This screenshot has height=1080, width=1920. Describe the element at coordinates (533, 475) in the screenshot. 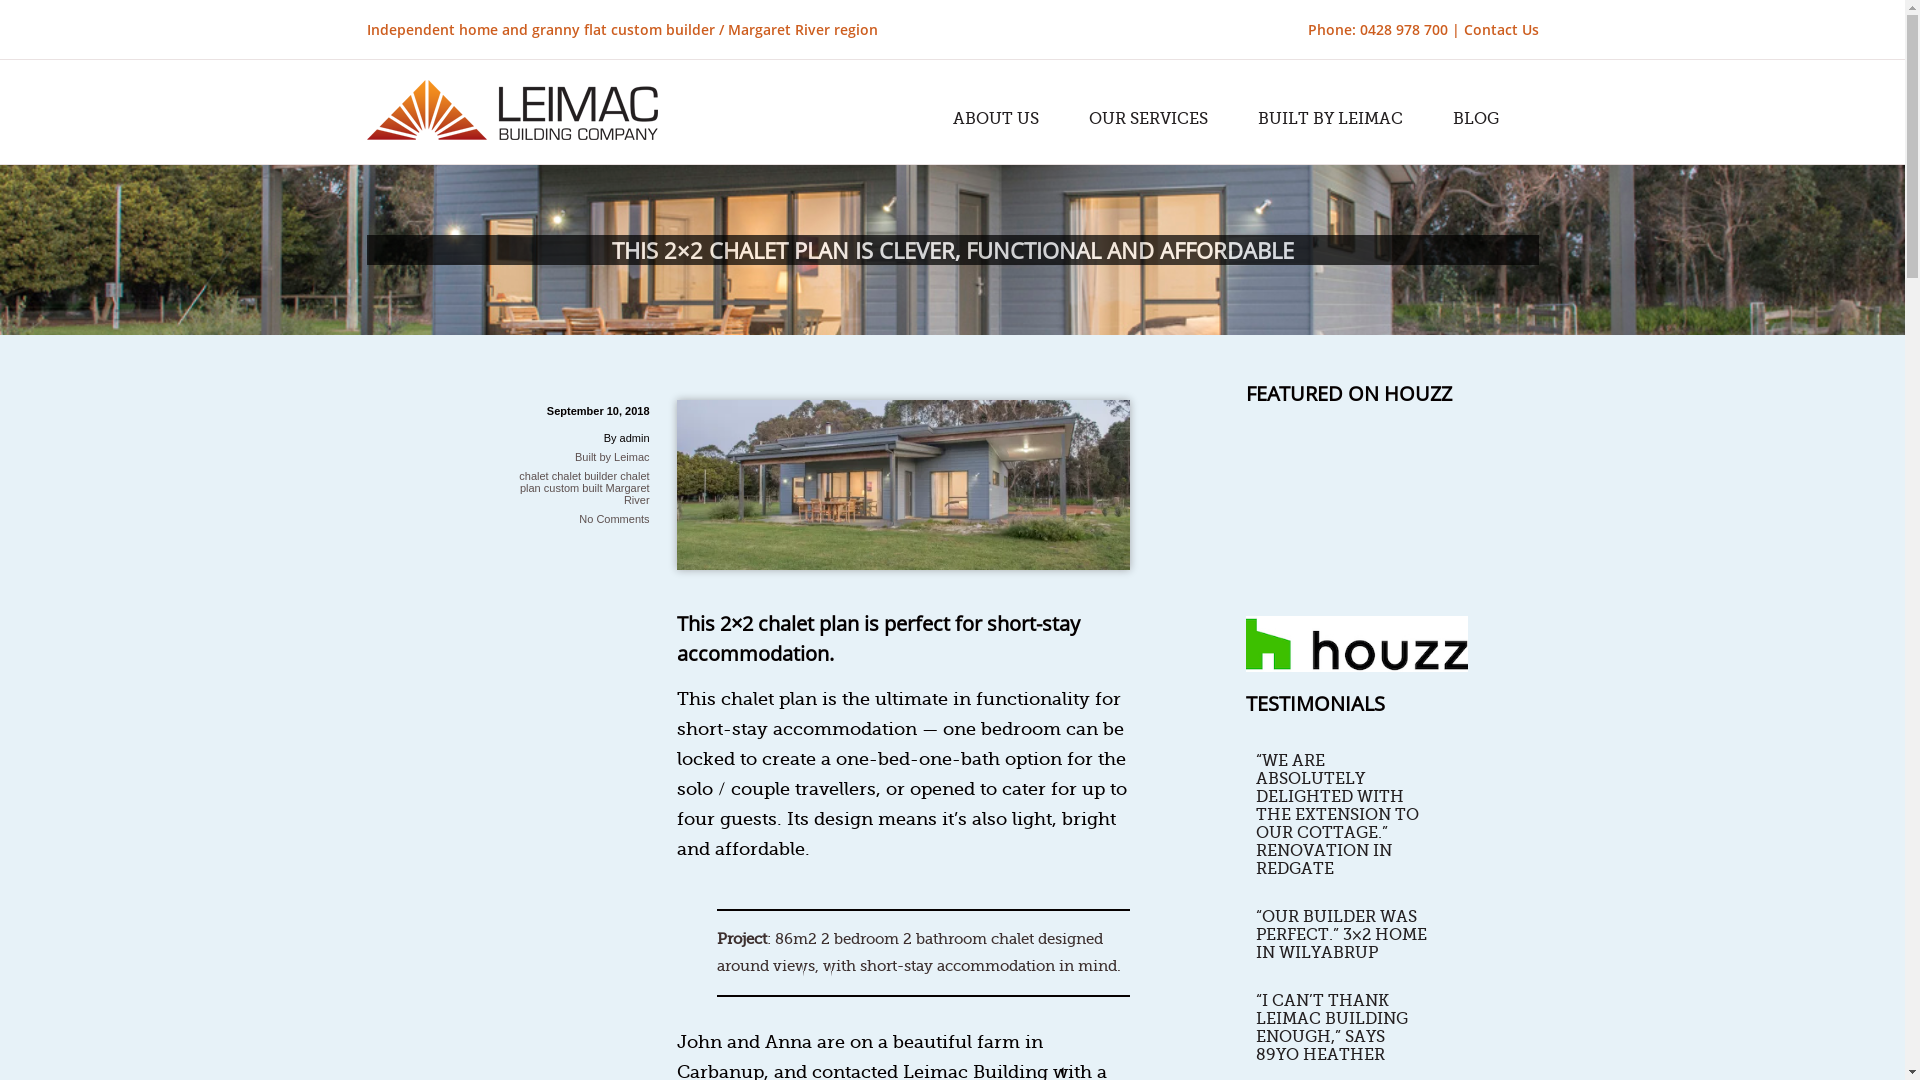

I see `'chalet'` at that location.